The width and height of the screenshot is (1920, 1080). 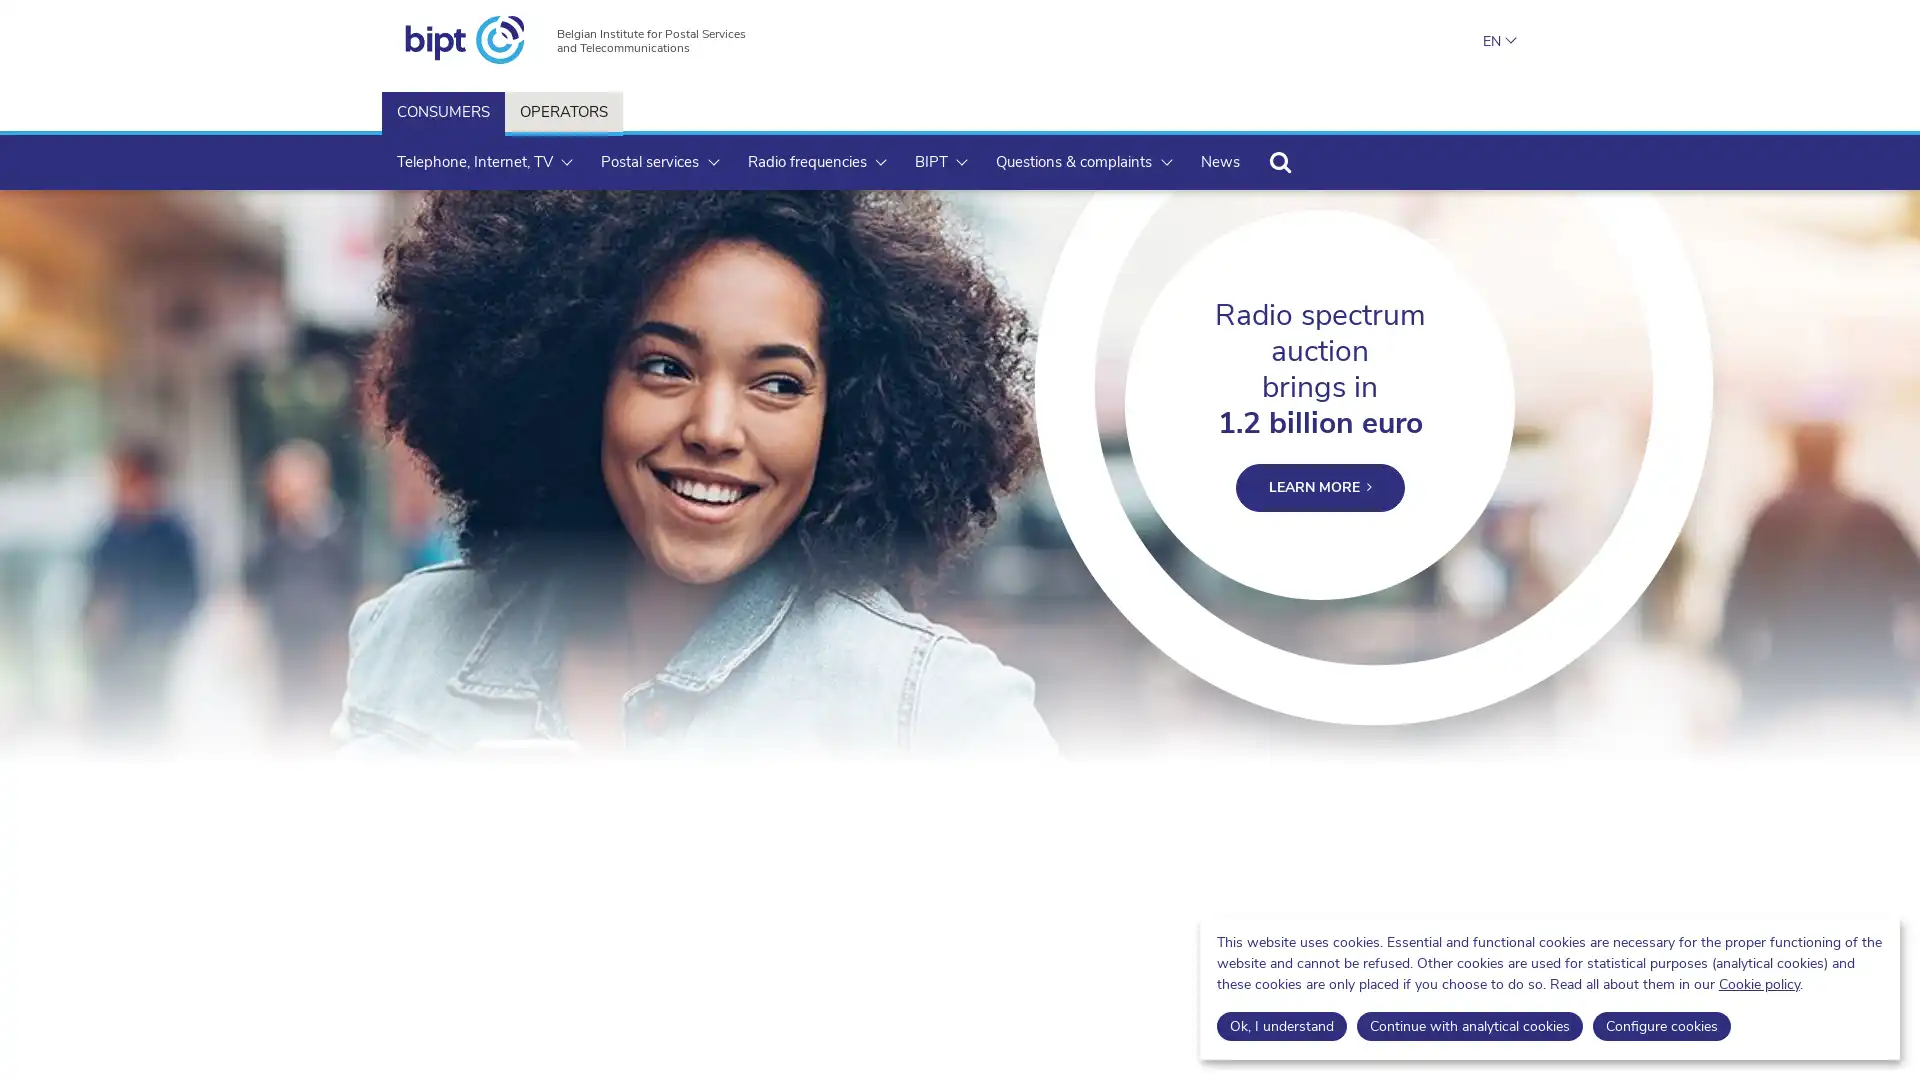 What do you see at coordinates (1281, 161) in the screenshot?
I see `Search` at bounding box center [1281, 161].